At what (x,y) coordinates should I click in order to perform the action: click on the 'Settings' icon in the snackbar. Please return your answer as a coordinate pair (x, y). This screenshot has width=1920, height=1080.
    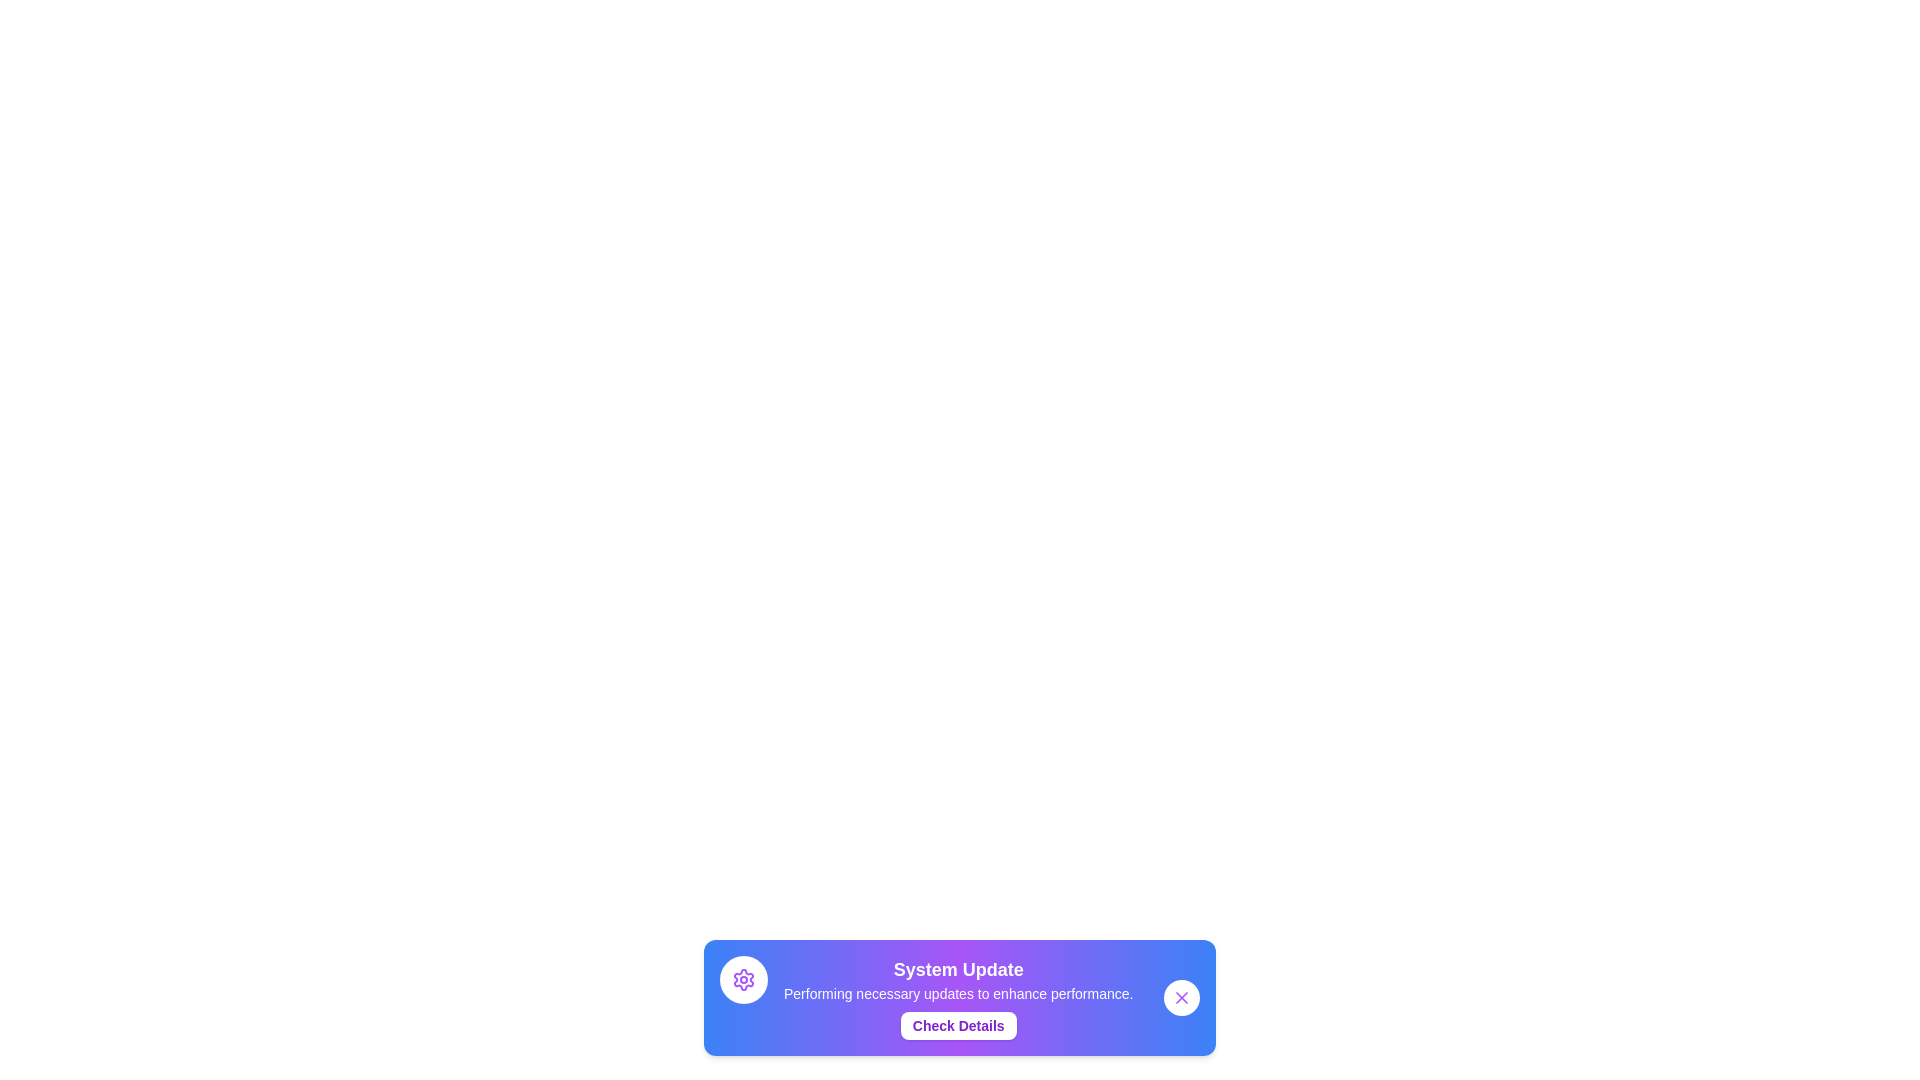
    Looking at the image, I should click on (743, 978).